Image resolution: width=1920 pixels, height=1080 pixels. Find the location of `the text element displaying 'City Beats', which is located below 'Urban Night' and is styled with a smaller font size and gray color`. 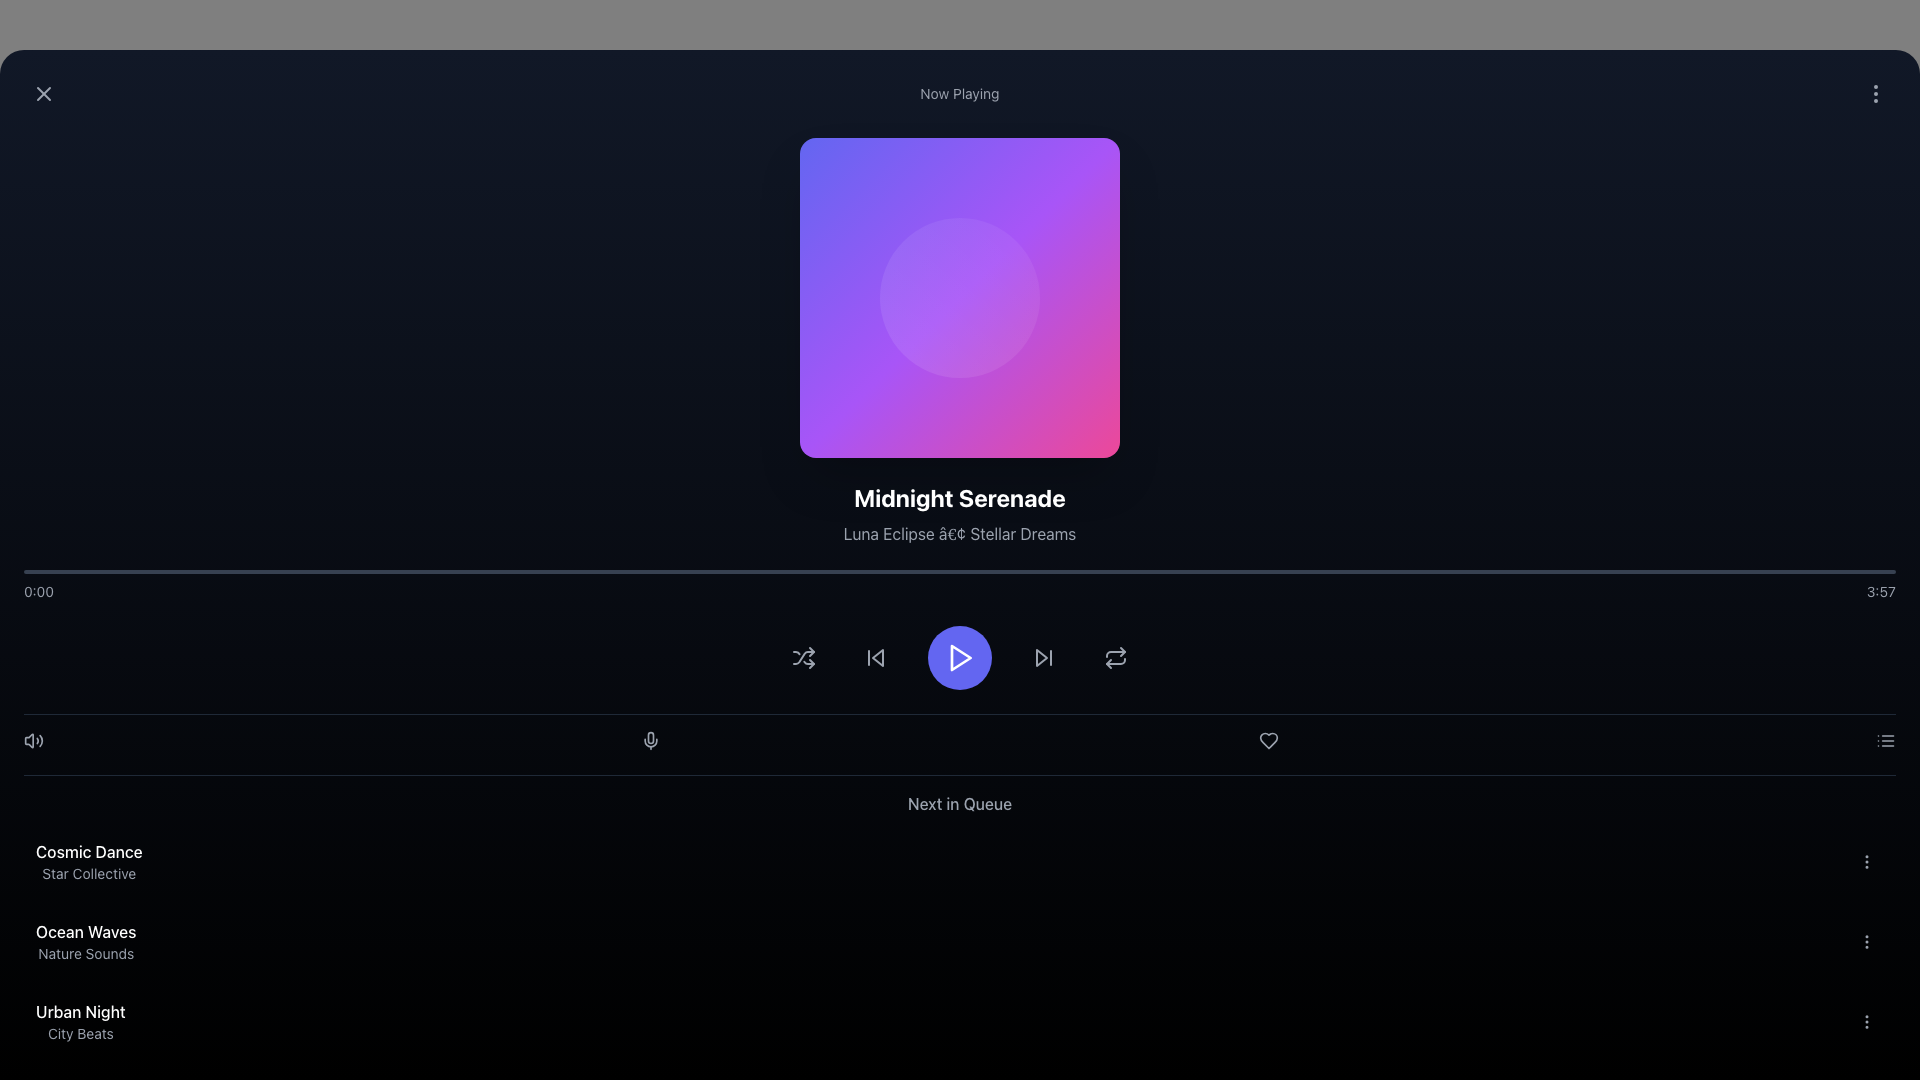

the text element displaying 'City Beats', which is located below 'Urban Night' and is styled with a smaller font size and gray color is located at coordinates (80, 1033).